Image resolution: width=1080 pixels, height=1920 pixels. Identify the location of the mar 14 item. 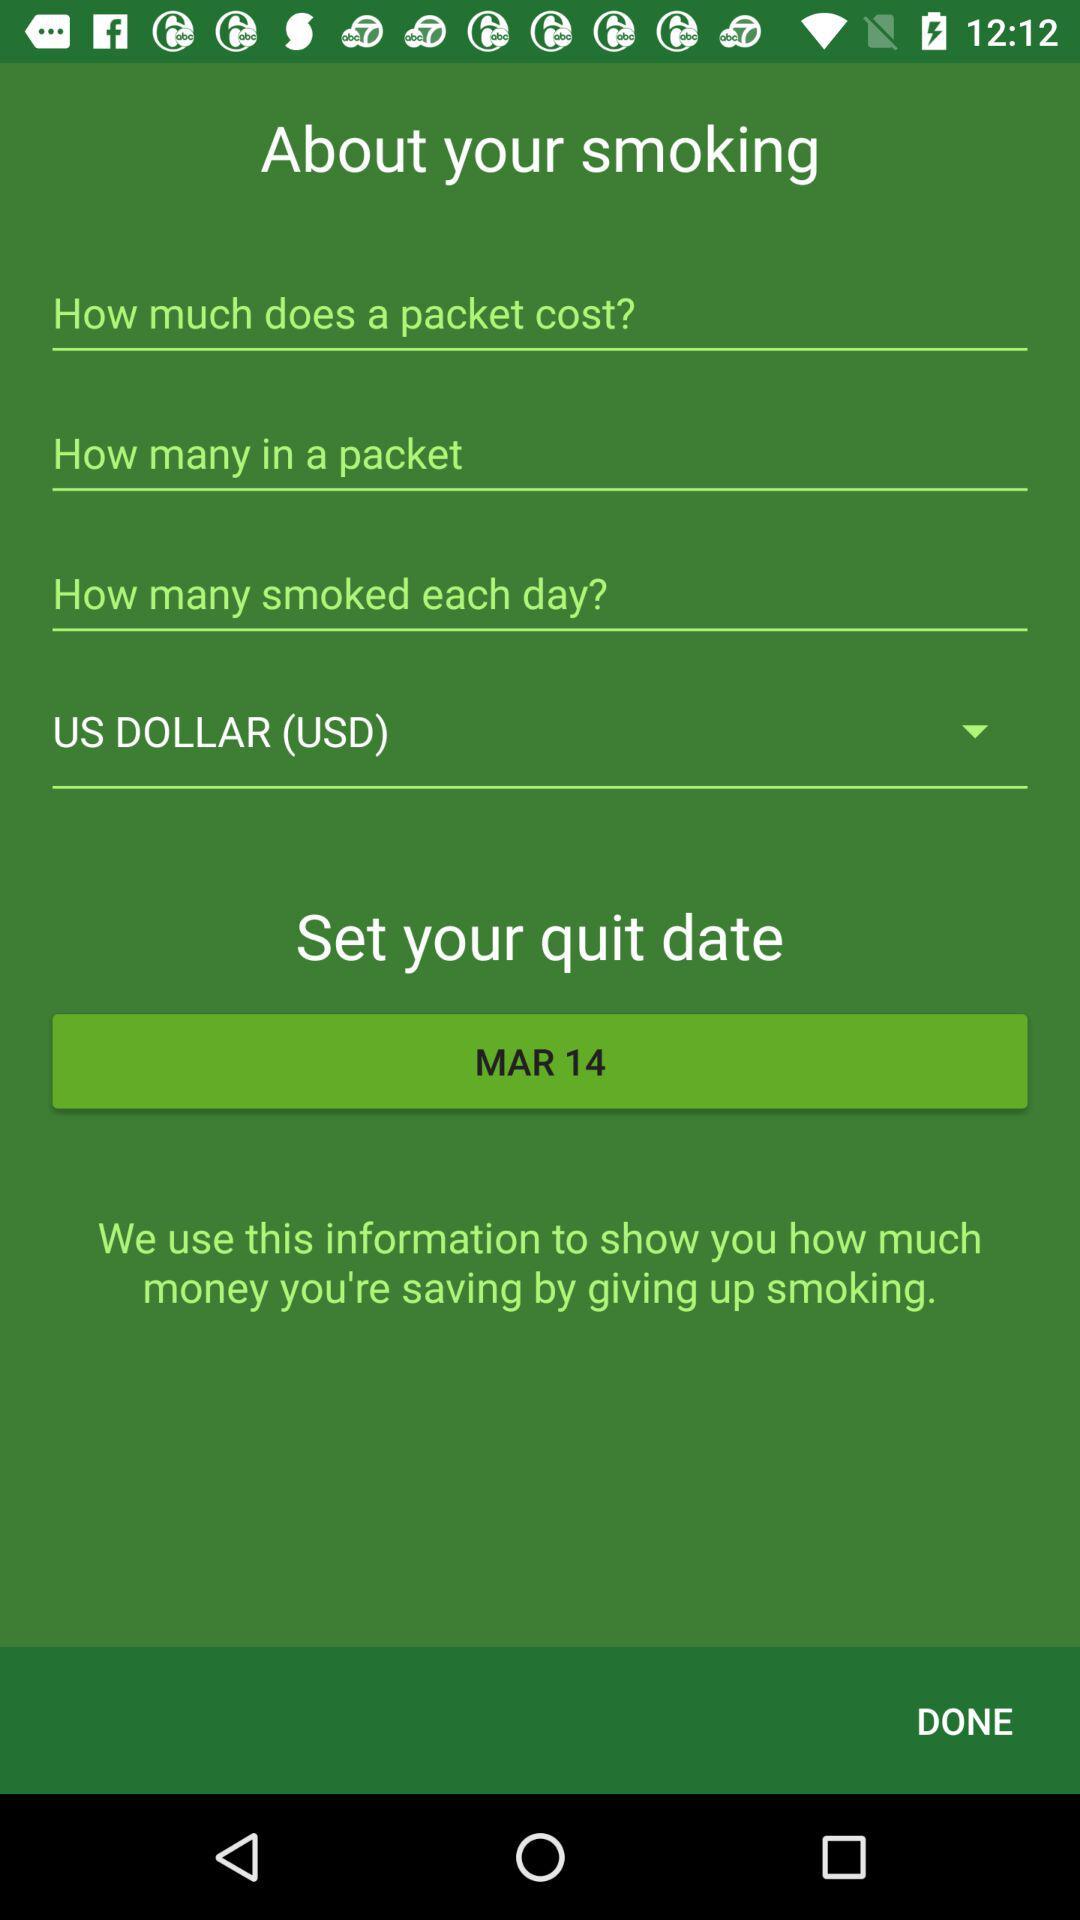
(540, 1060).